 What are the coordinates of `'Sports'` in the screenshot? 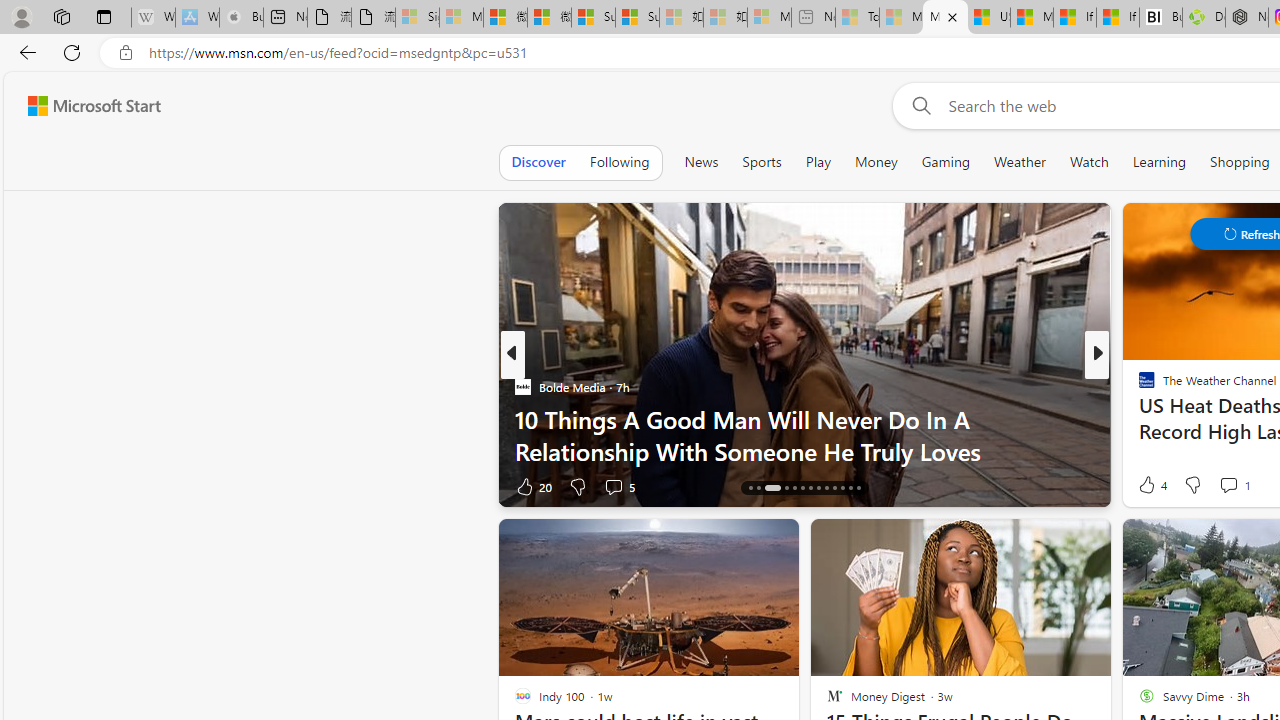 It's located at (760, 161).